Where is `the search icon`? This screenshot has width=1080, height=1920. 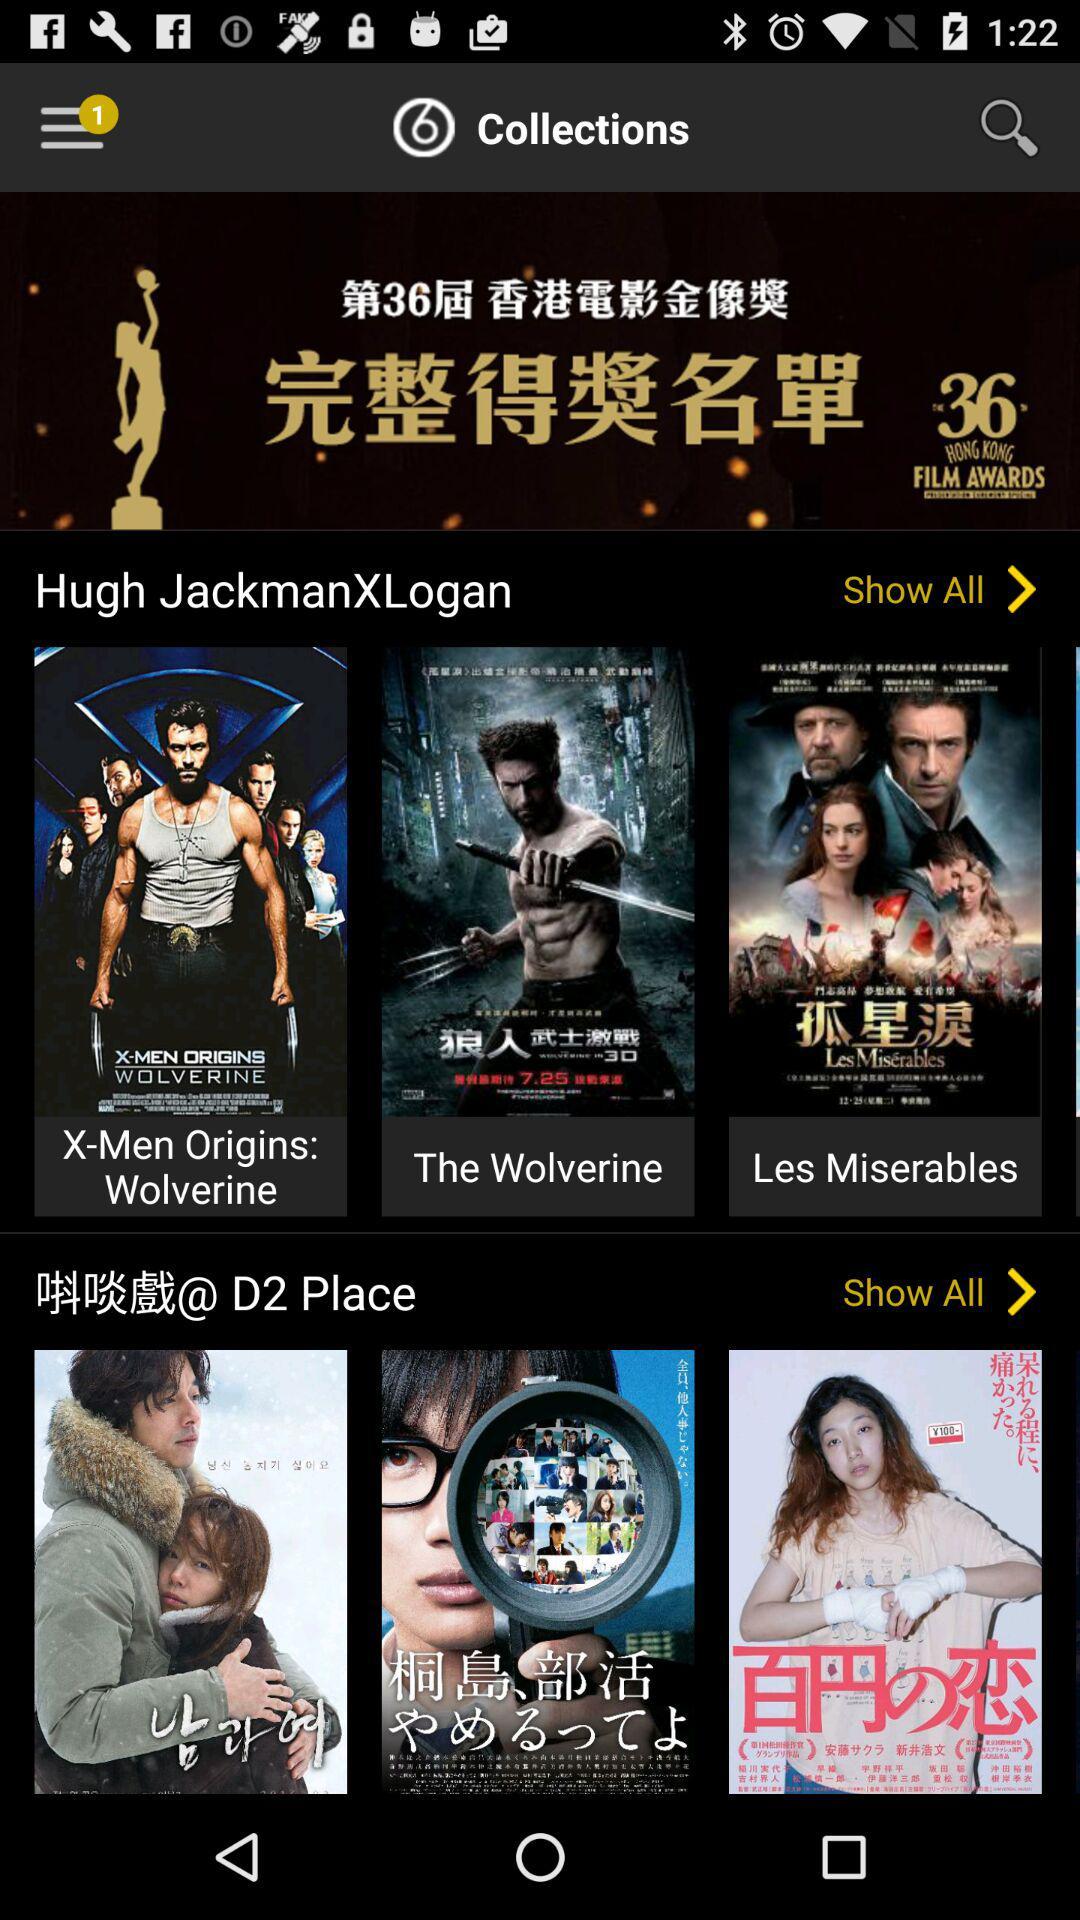
the search icon is located at coordinates (1022, 135).